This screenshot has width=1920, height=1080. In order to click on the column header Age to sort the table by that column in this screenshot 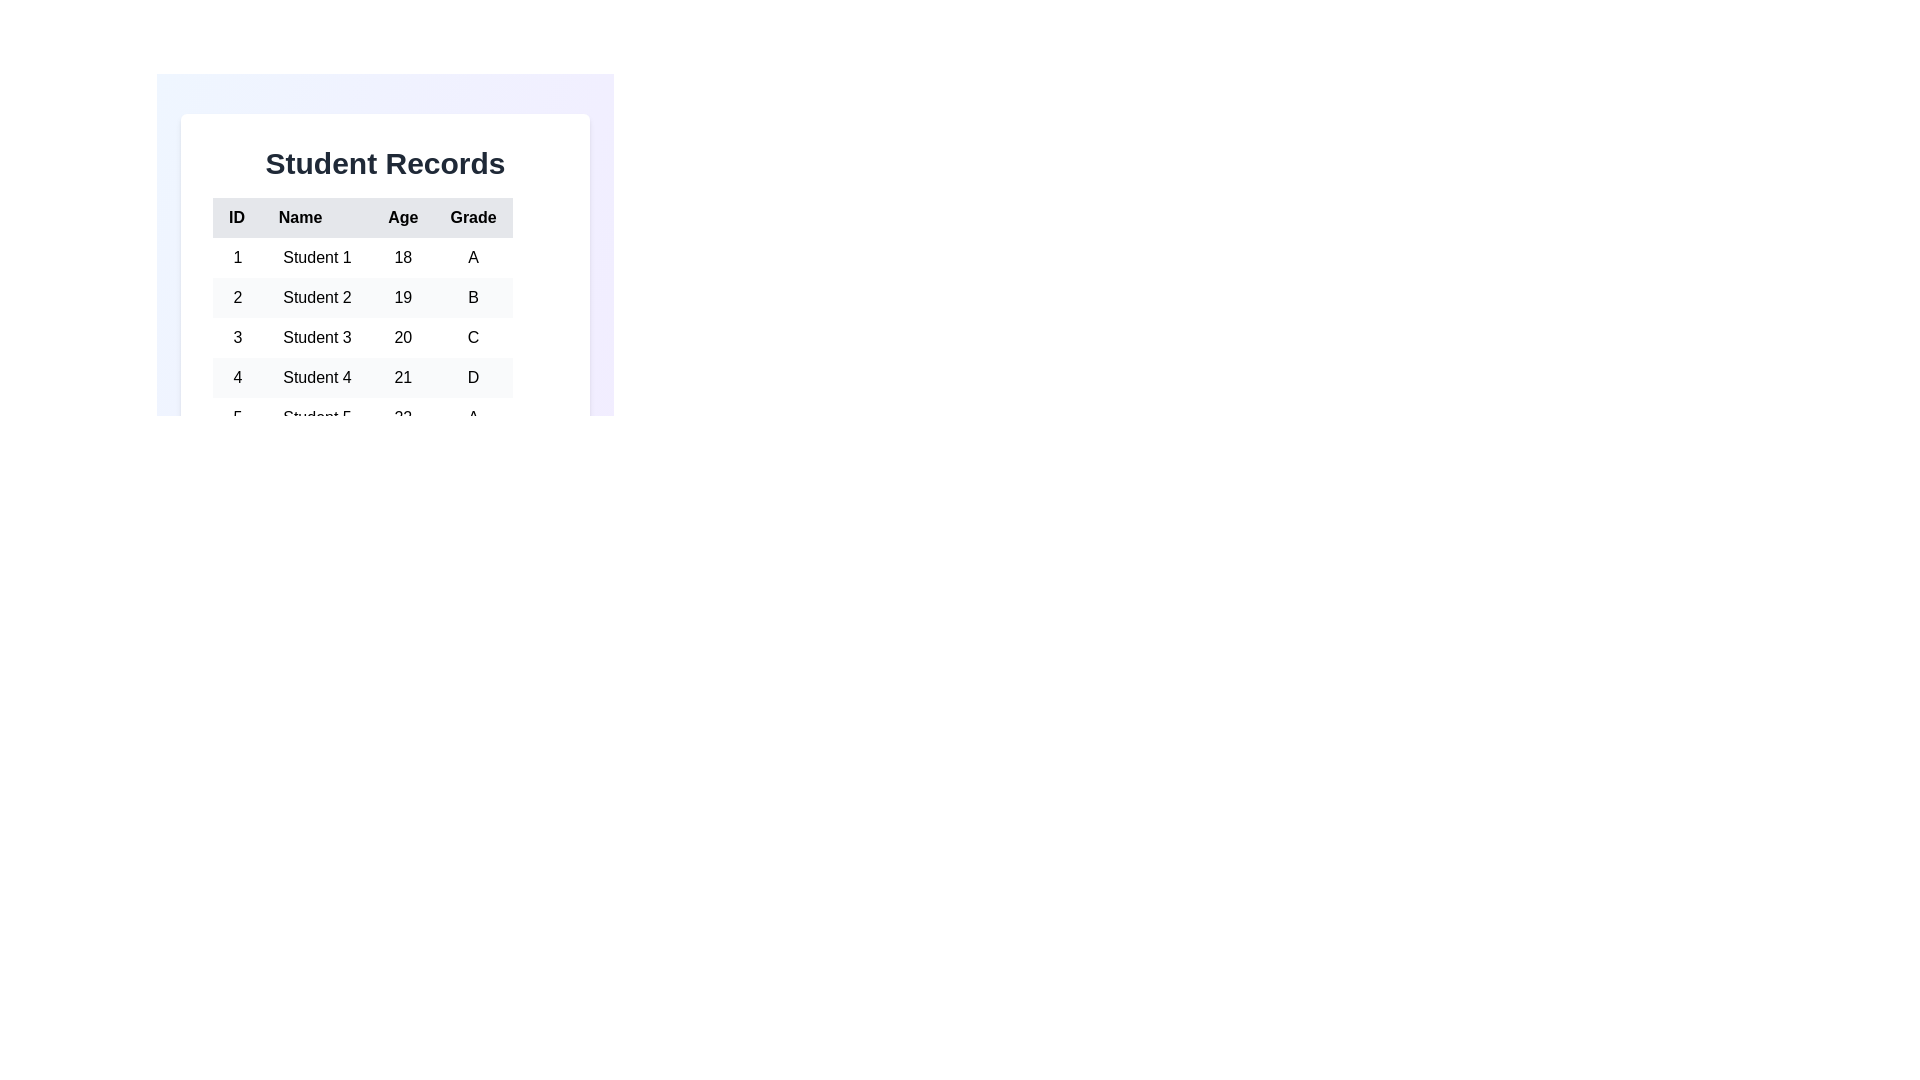, I will do `click(402, 218)`.